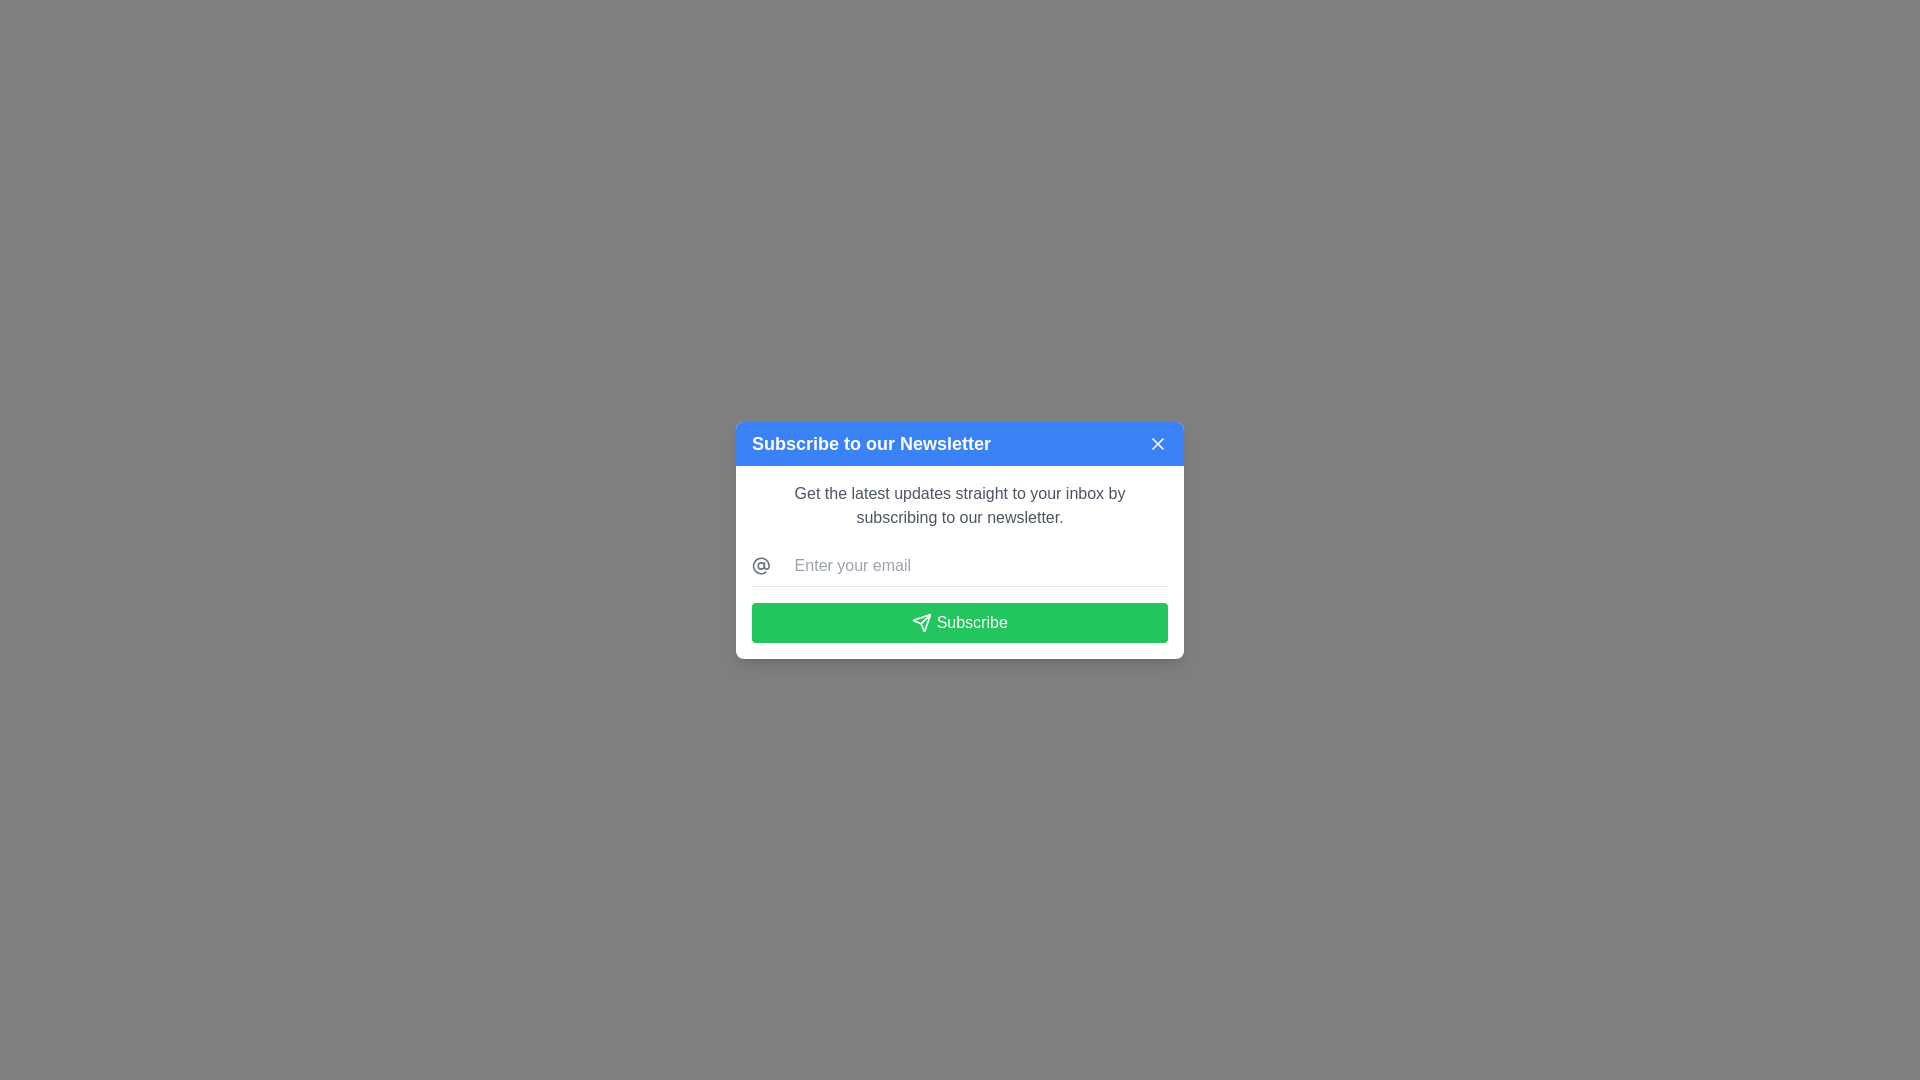  I want to click on the '@' icon, which indicates that the associated input field is for entering an email address, positioned to the left of the 'Enter your email' input field in the middle section of the popup modal, so click(760, 565).